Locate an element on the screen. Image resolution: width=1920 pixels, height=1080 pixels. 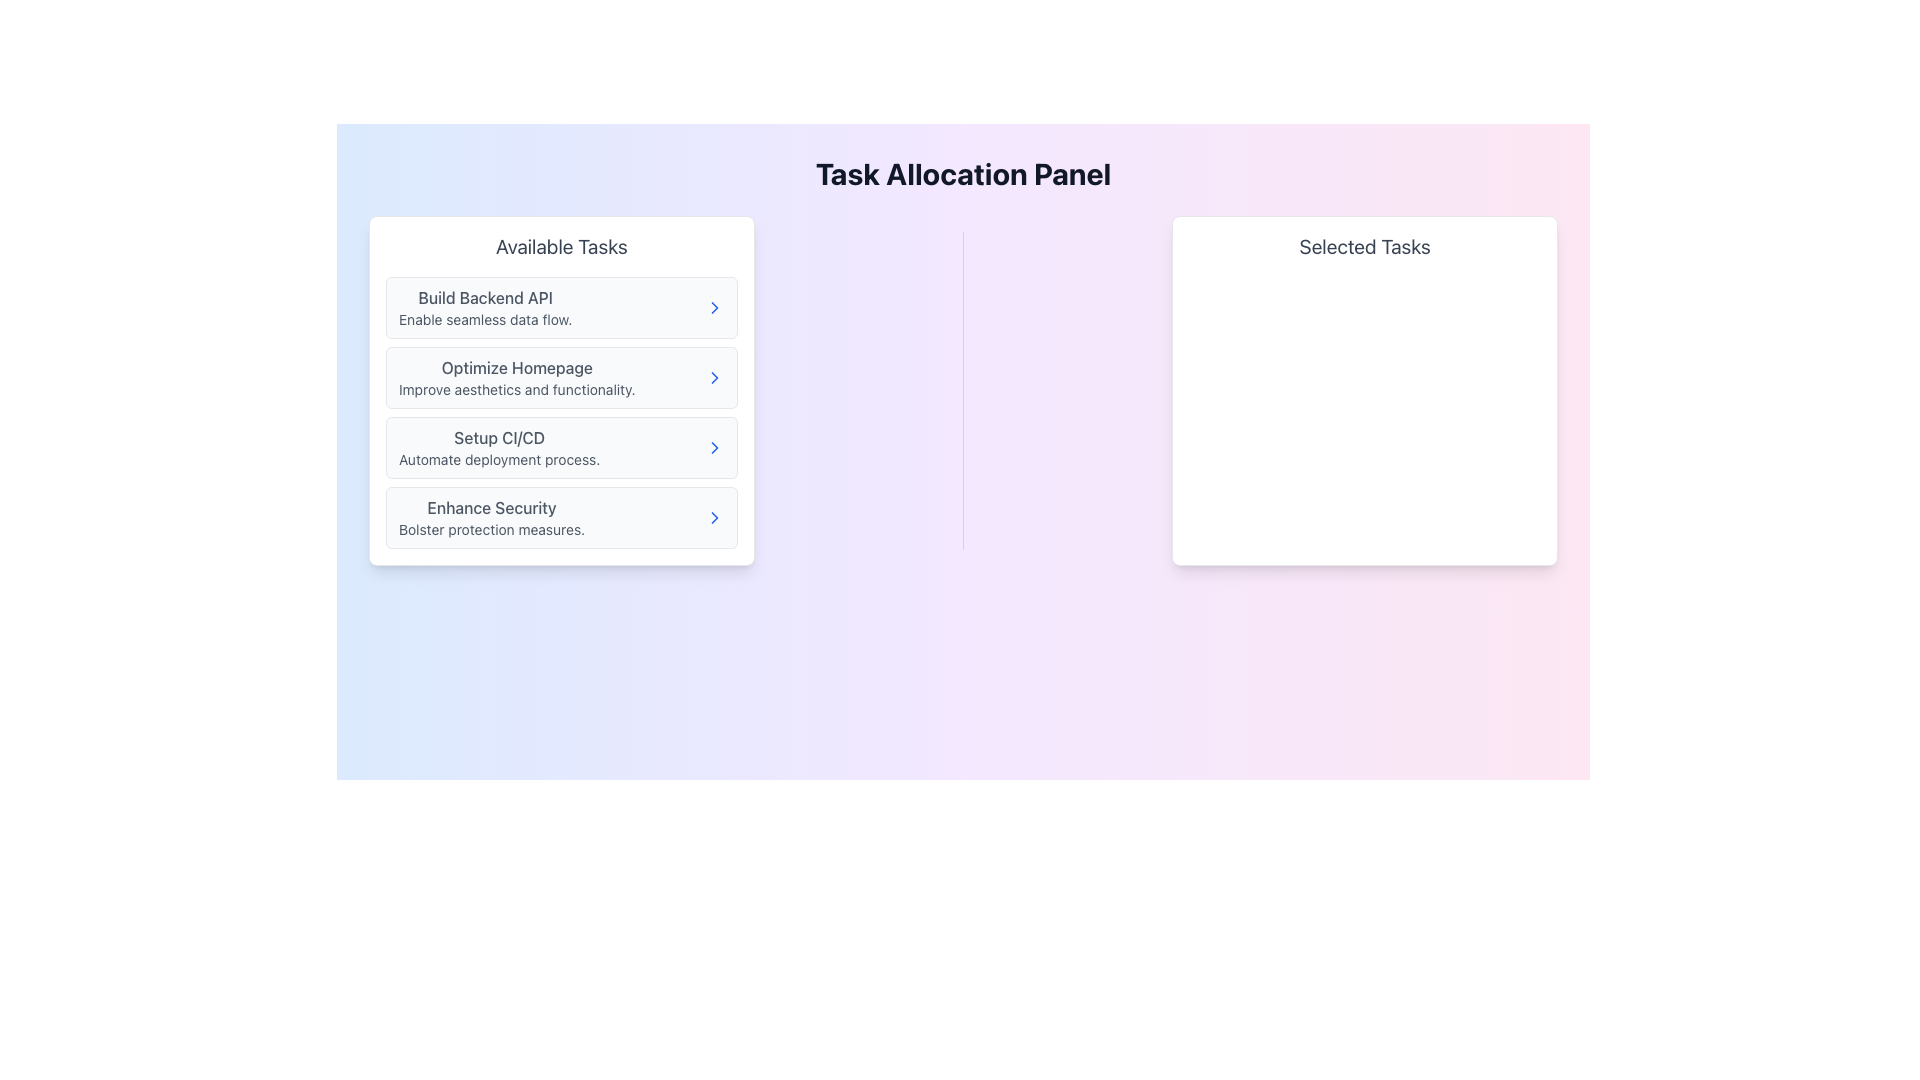
the rightward chevron icon styled in blue located at the right end of the 'Build Backend API' section in the 'Available Tasks' panel is located at coordinates (714, 308).